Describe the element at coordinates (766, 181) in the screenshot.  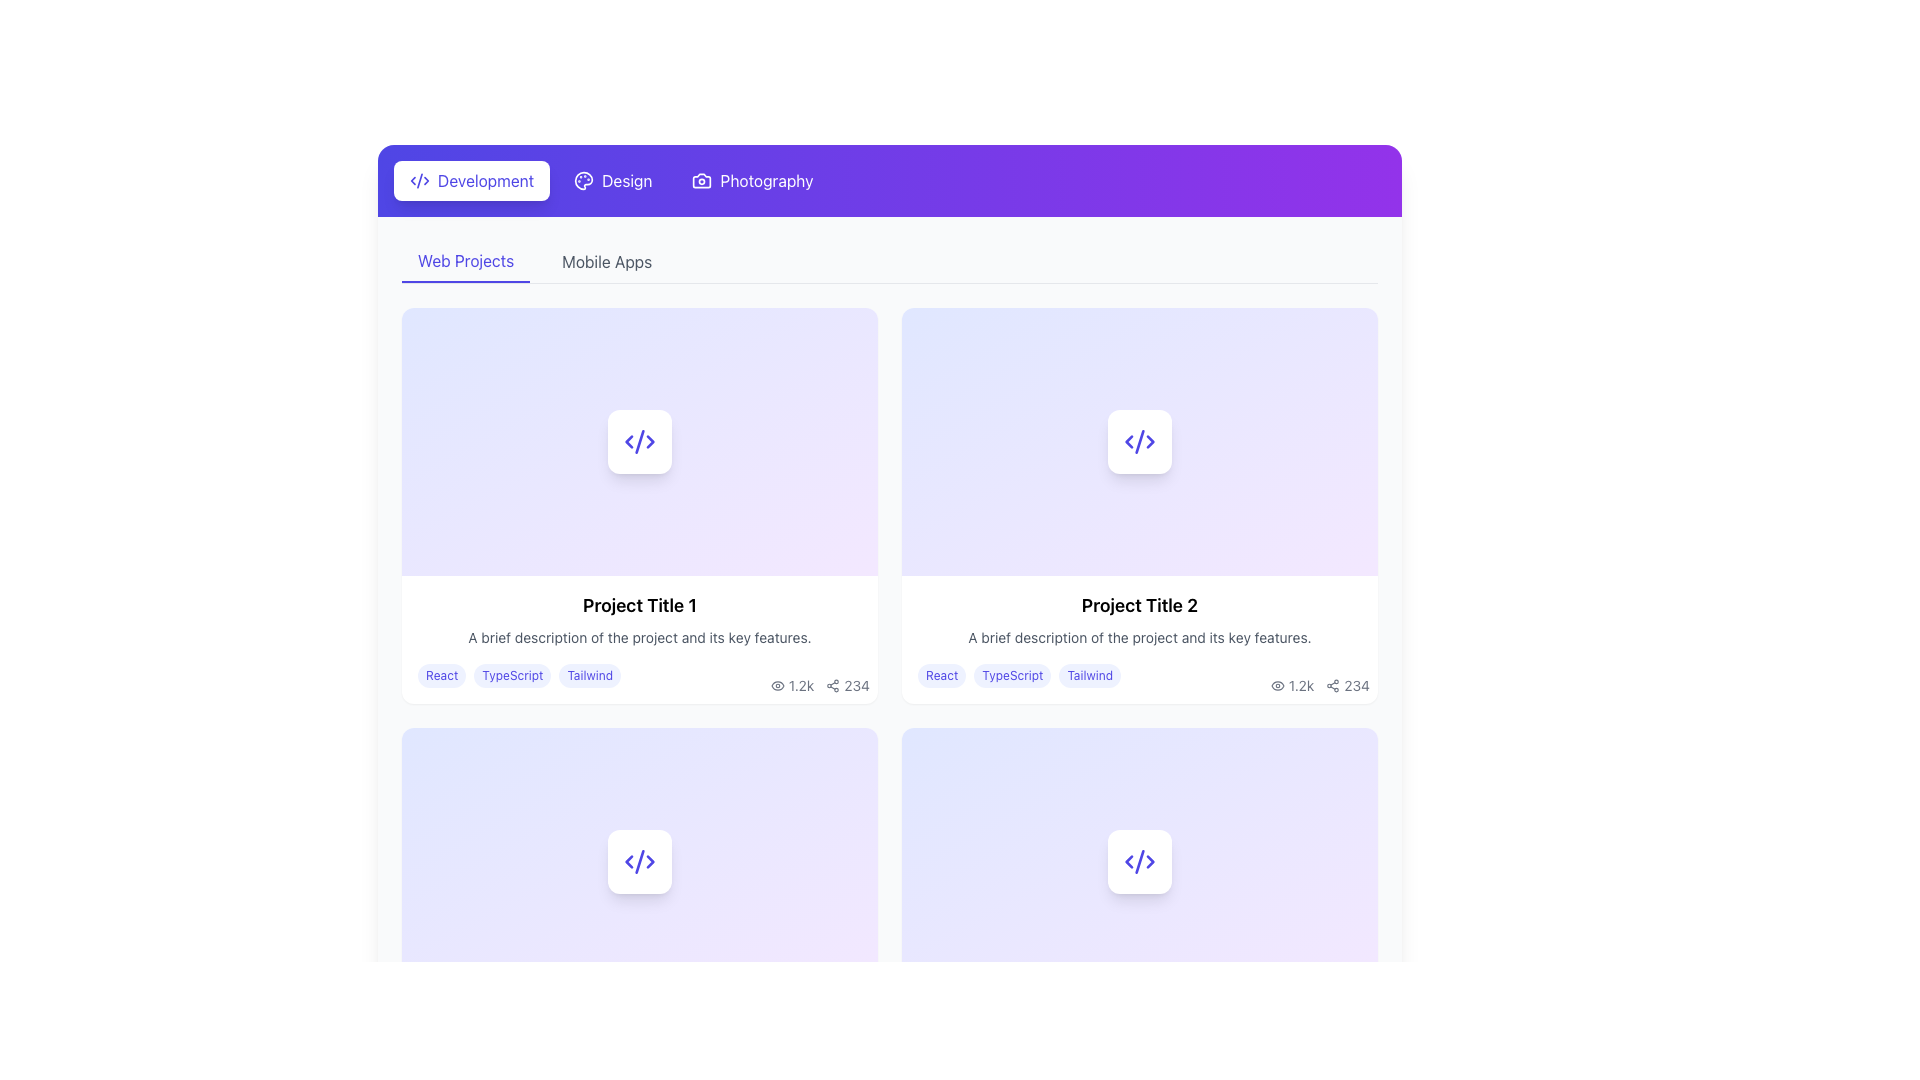
I see `the 'Photography' navigation link located on the right side of the top navigation bar` at that location.